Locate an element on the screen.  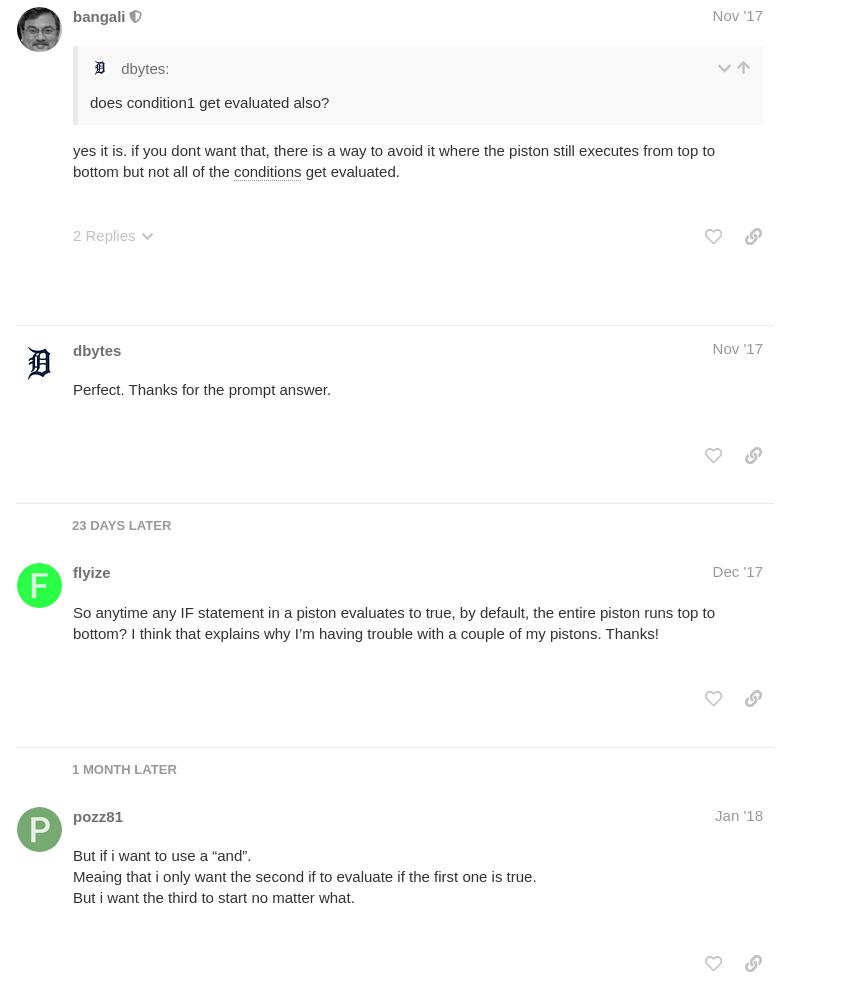
'get evaluated.' is located at coordinates (349, 170).